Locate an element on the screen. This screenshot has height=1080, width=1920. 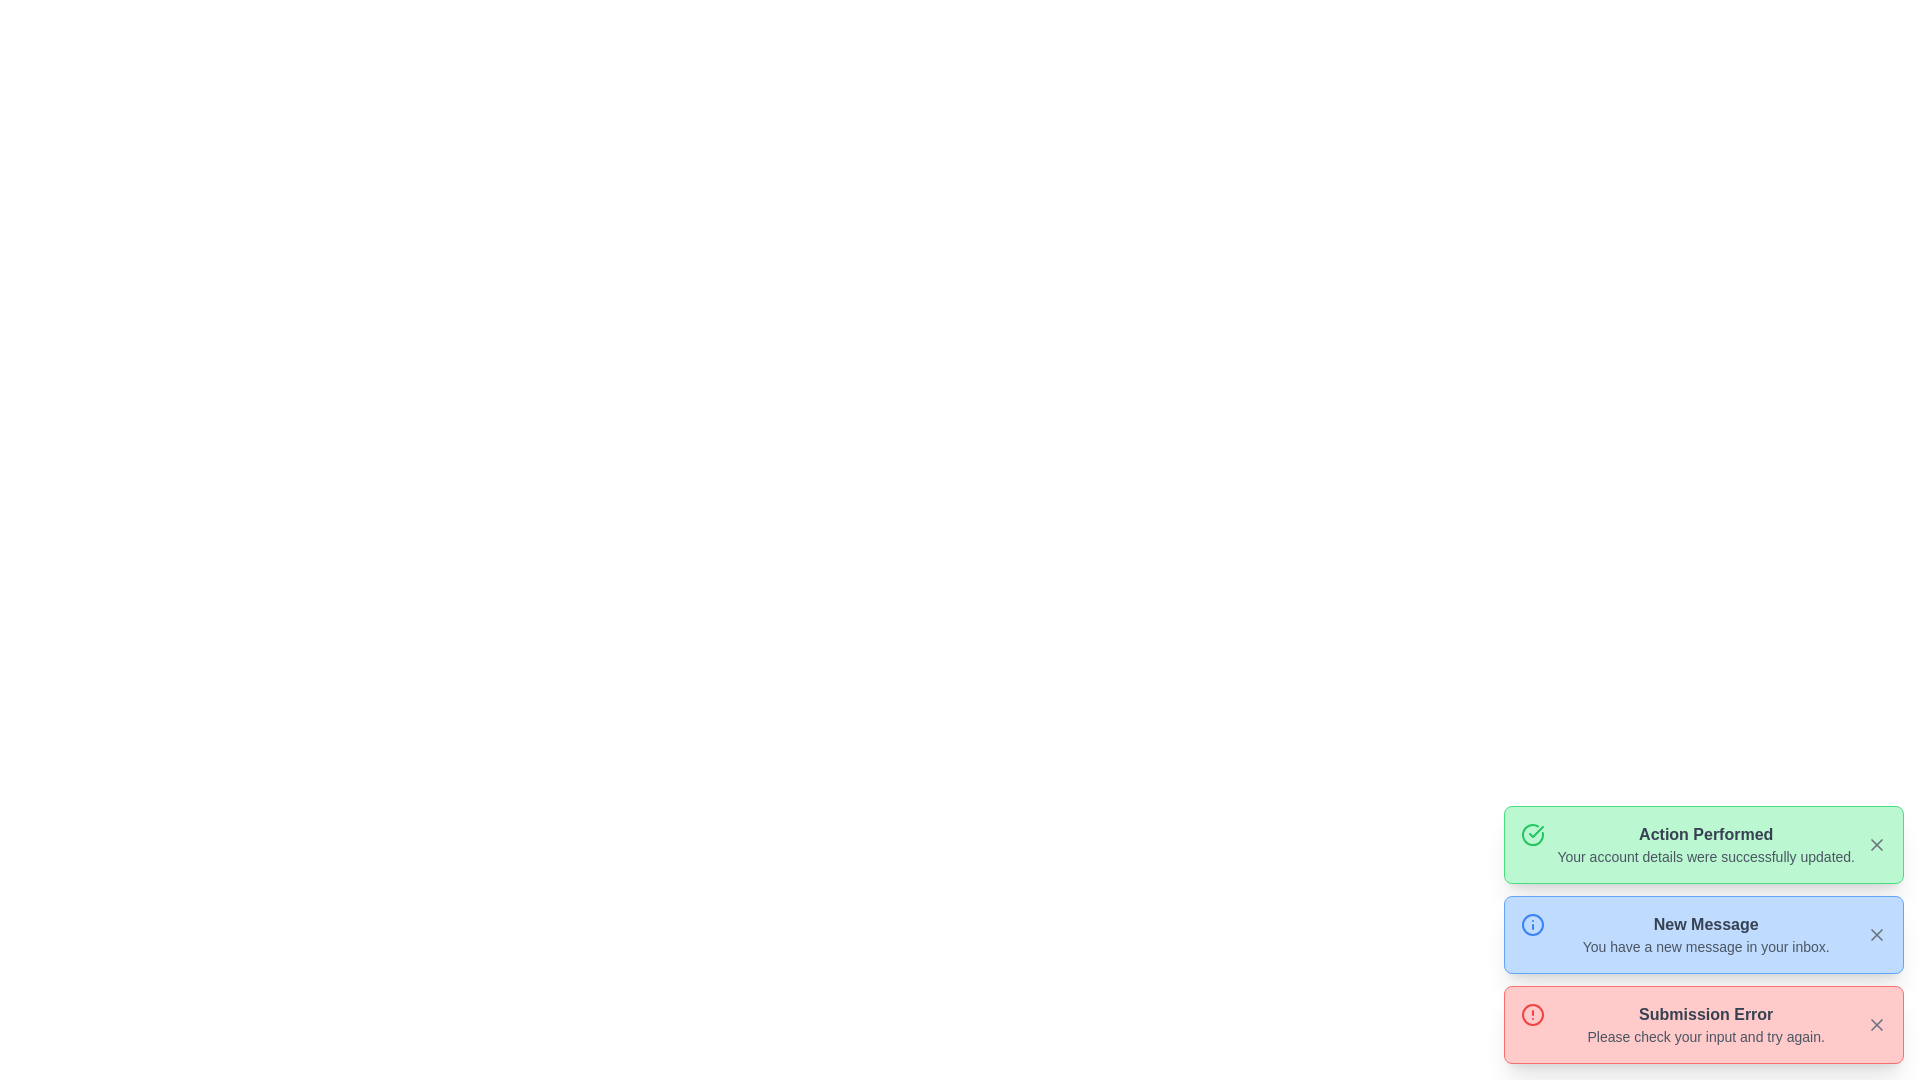
information text from the notification card titled 'New Message' with a blue background, located in the bottom-right corner of the interface is located at coordinates (1703, 934).